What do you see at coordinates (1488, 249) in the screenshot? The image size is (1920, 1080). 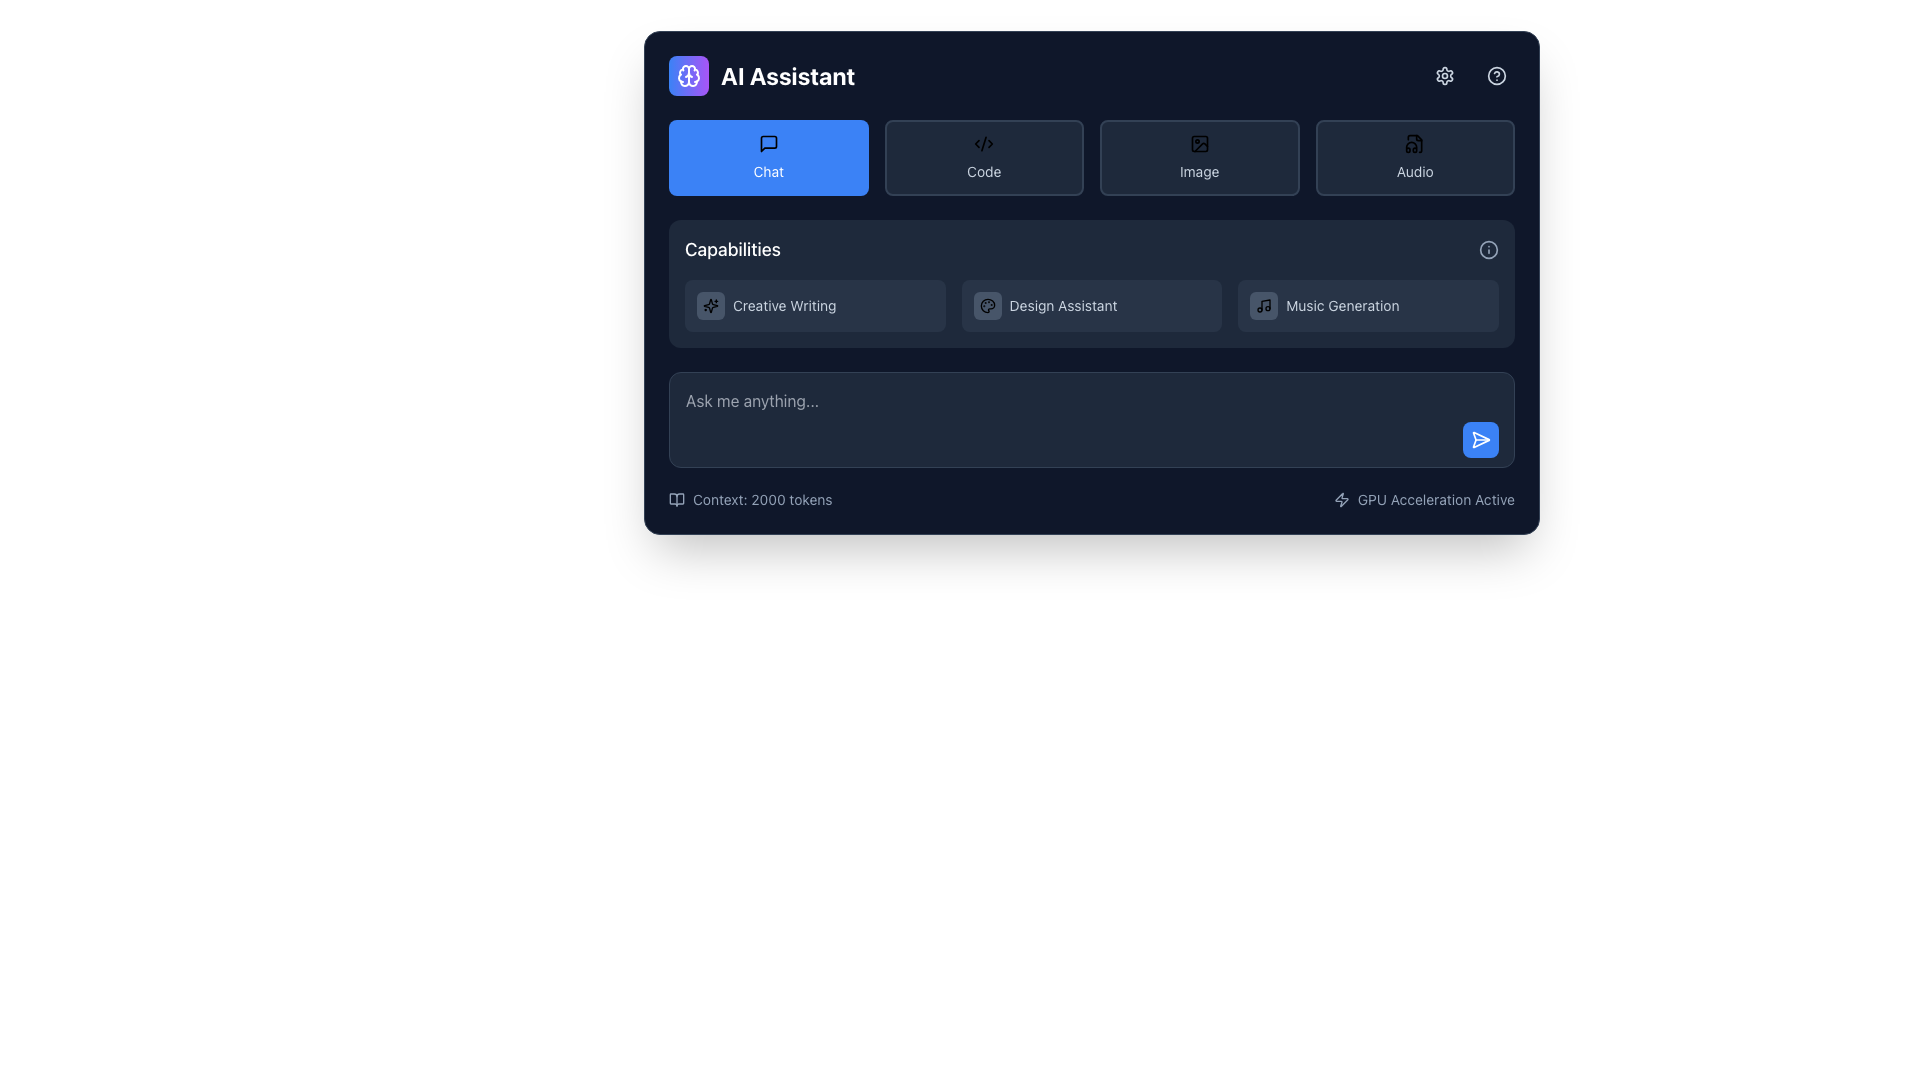 I see `the circular SVG icon resembling an information or help symbol located in the top-right corner of the interface, just to the left of the settings button` at bounding box center [1488, 249].